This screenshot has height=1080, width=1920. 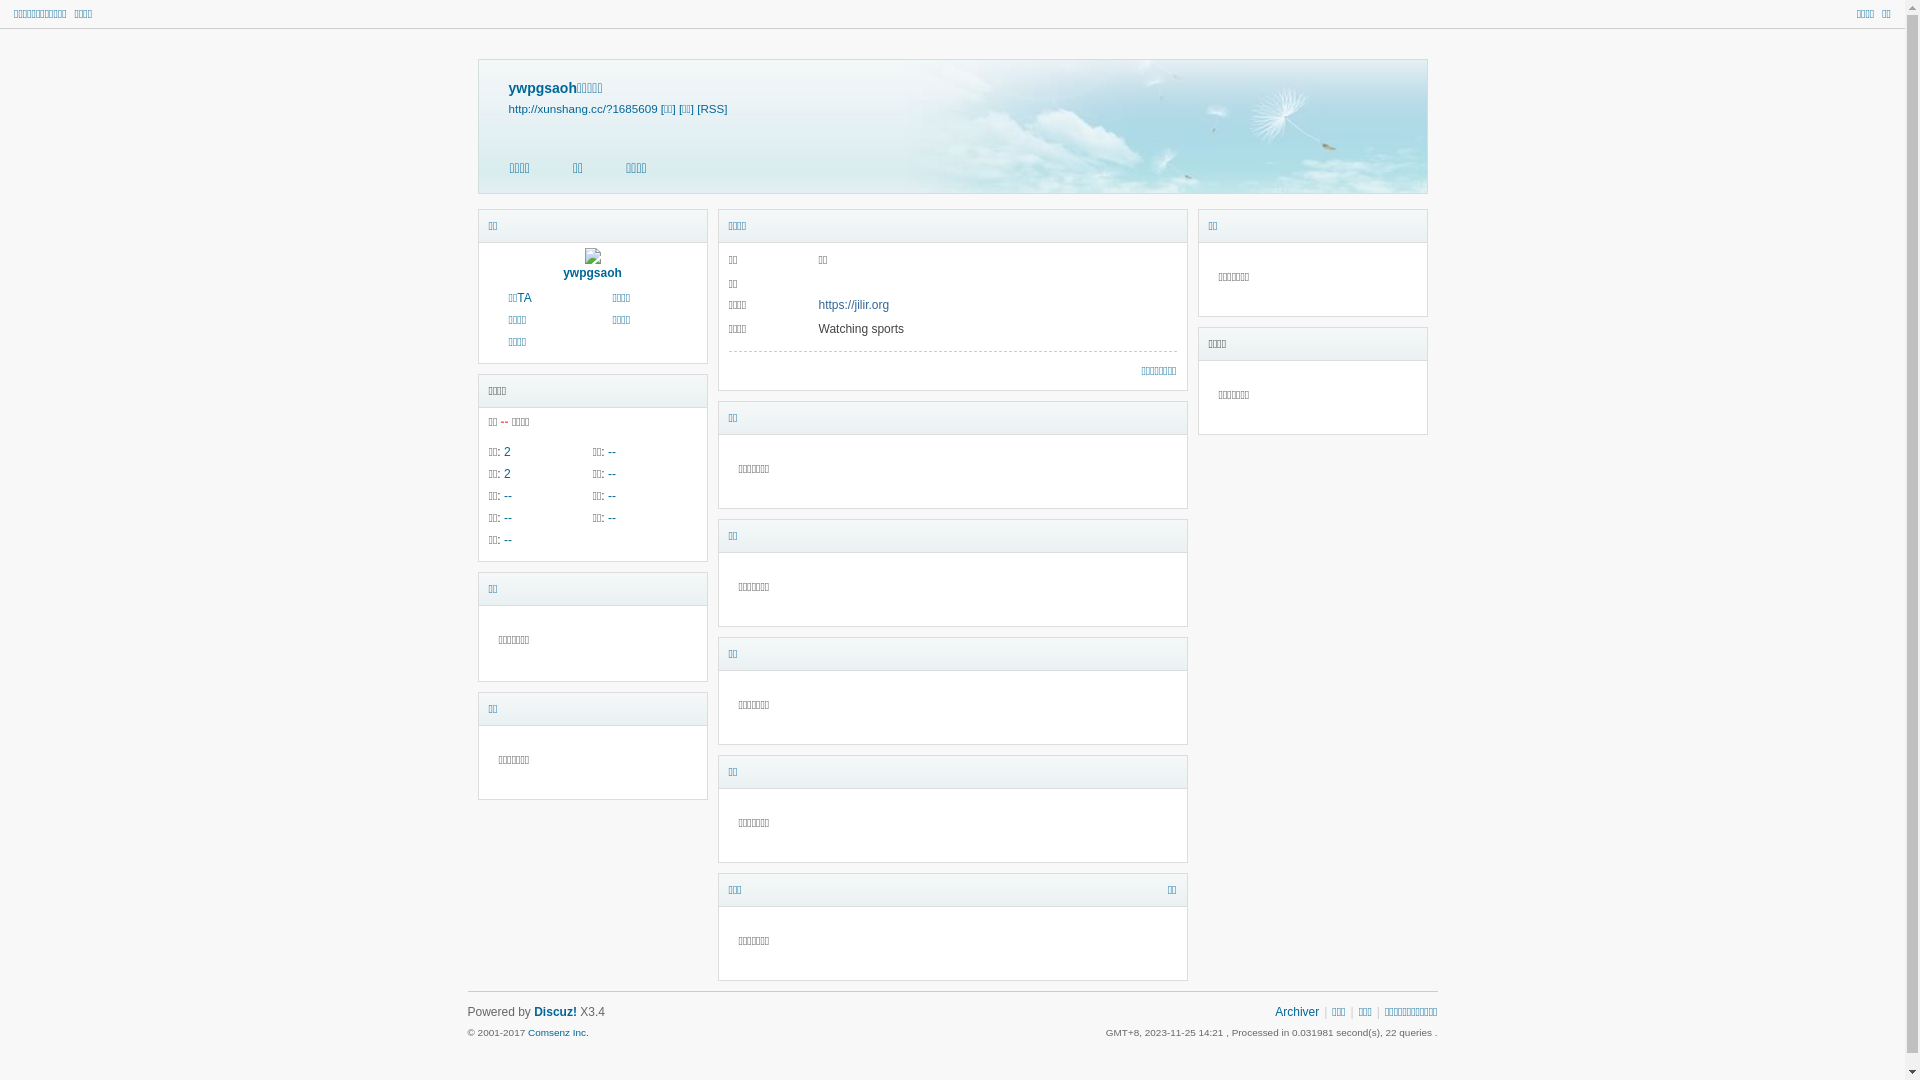 What do you see at coordinates (607, 451) in the screenshot?
I see `'--'` at bounding box center [607, 451].